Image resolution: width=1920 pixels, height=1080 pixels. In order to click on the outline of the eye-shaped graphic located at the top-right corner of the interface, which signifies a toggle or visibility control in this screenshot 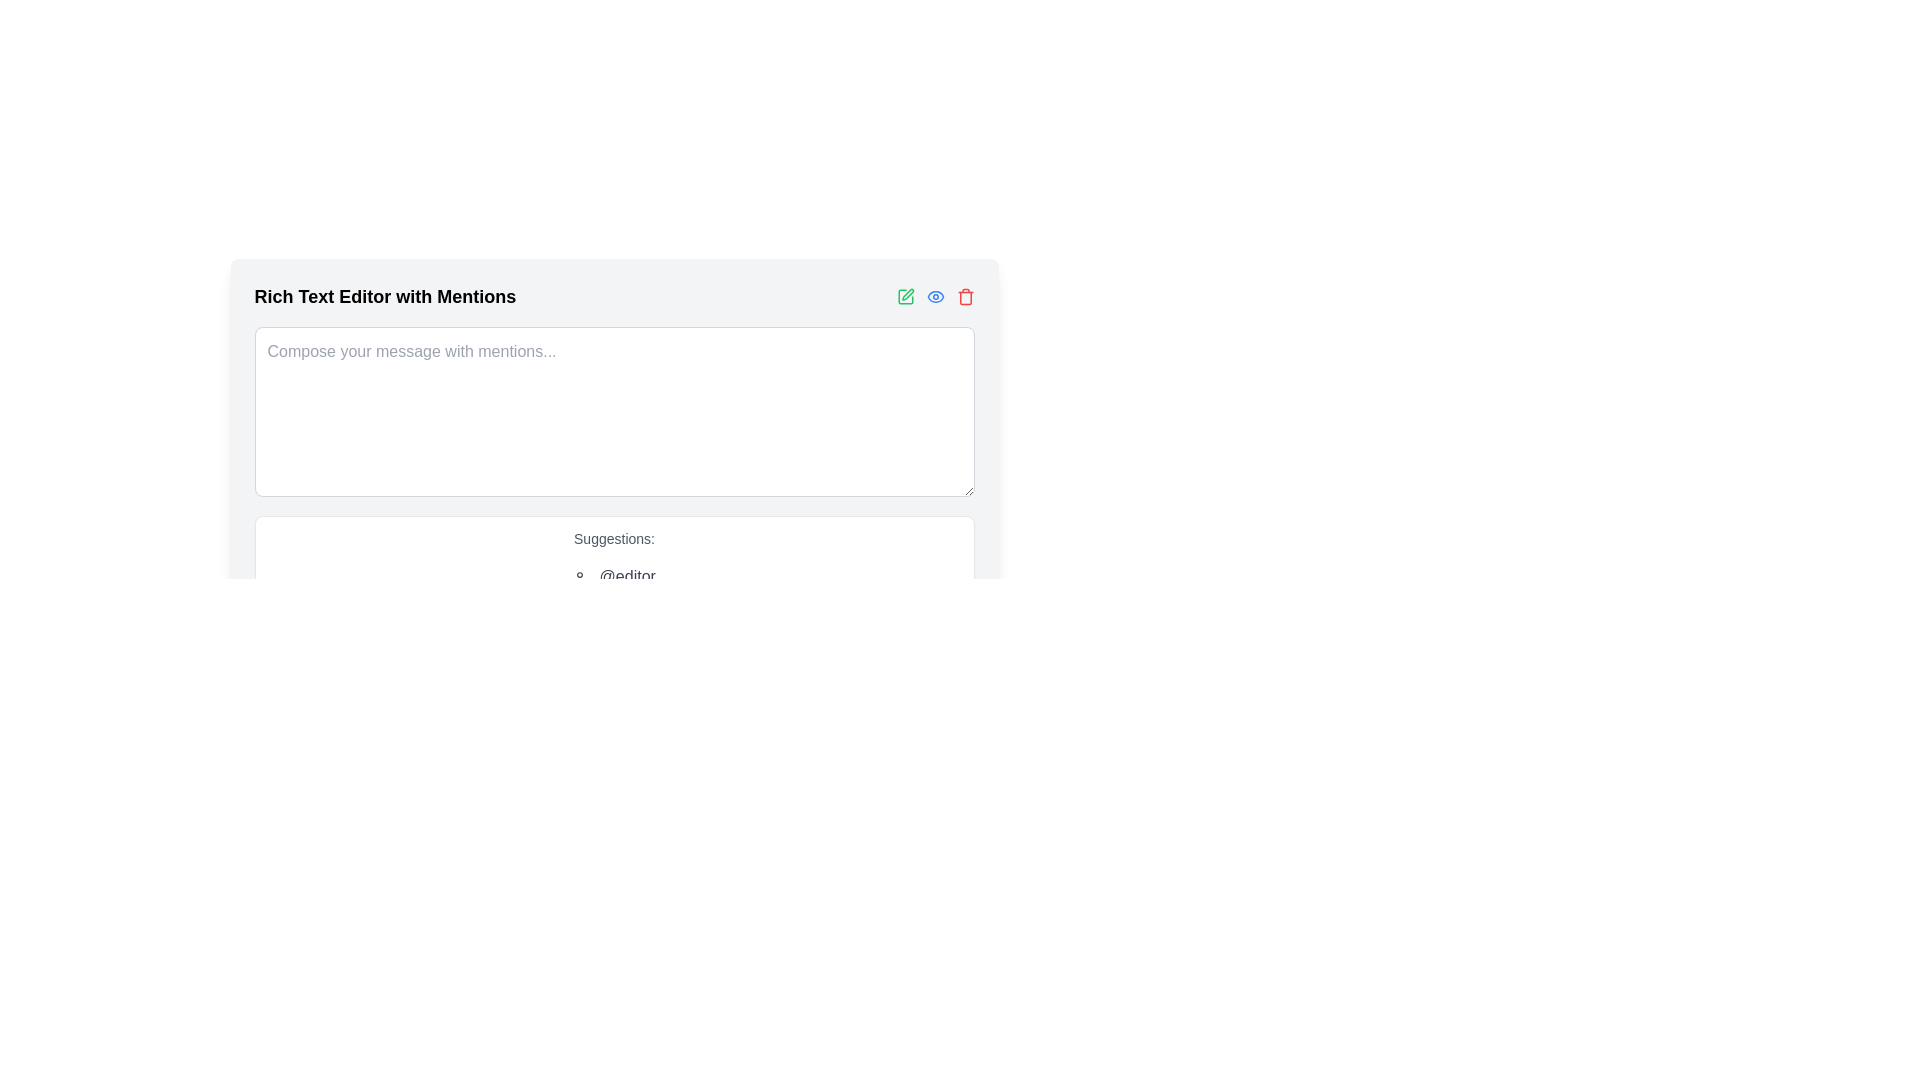, I will do `click(934, 297)`.